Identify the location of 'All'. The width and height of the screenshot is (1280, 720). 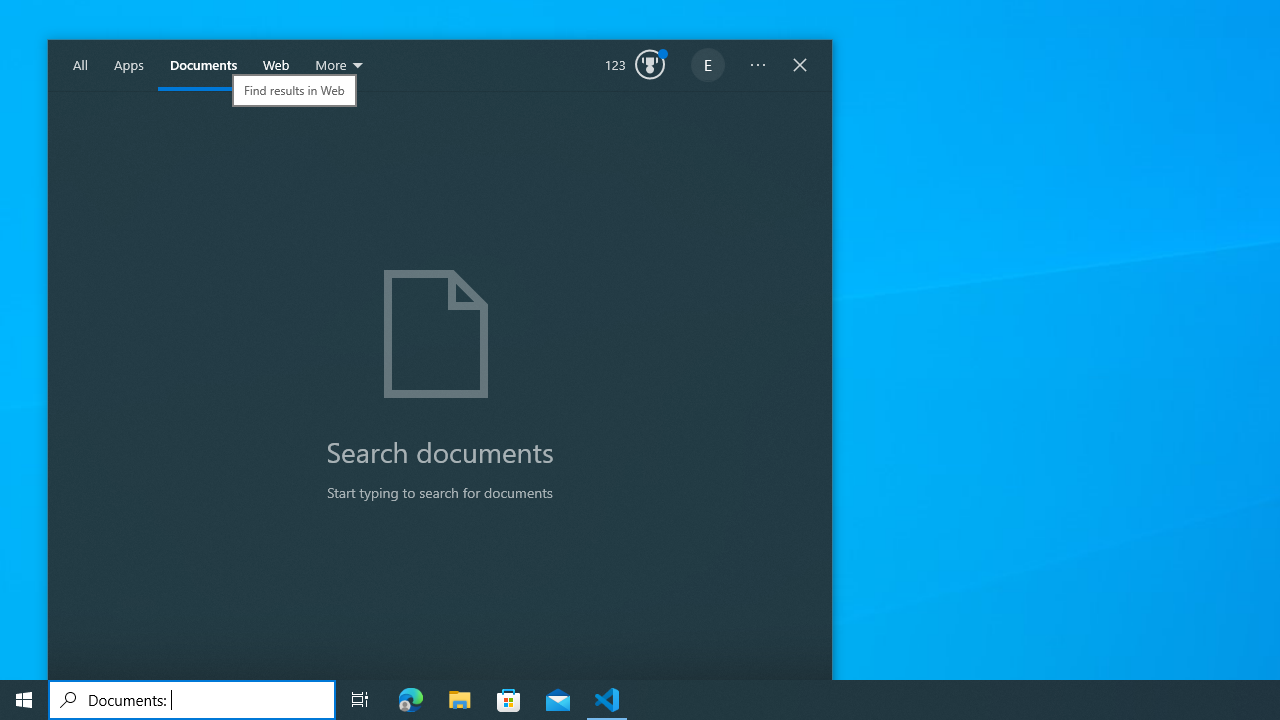
(80, 65).